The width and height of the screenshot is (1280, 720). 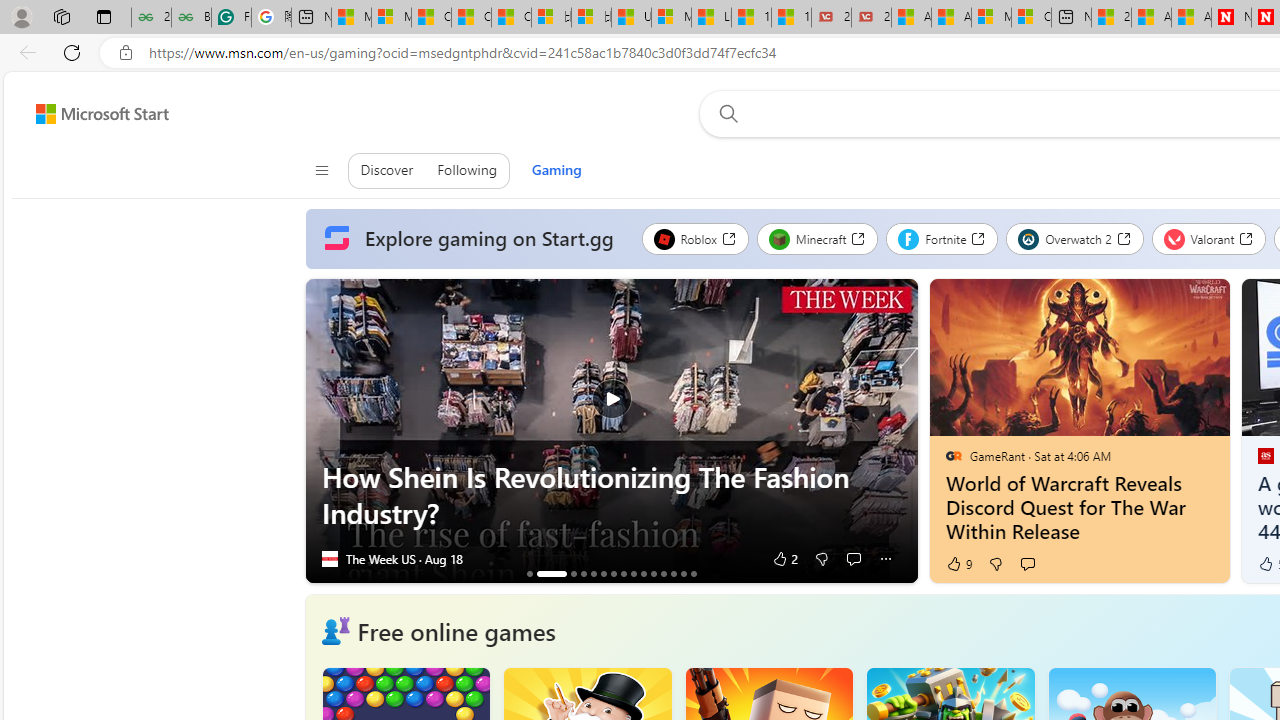 I want to click on 'Cloud Computing Services | Microsoft Azure', so click(x=1031, y=17).